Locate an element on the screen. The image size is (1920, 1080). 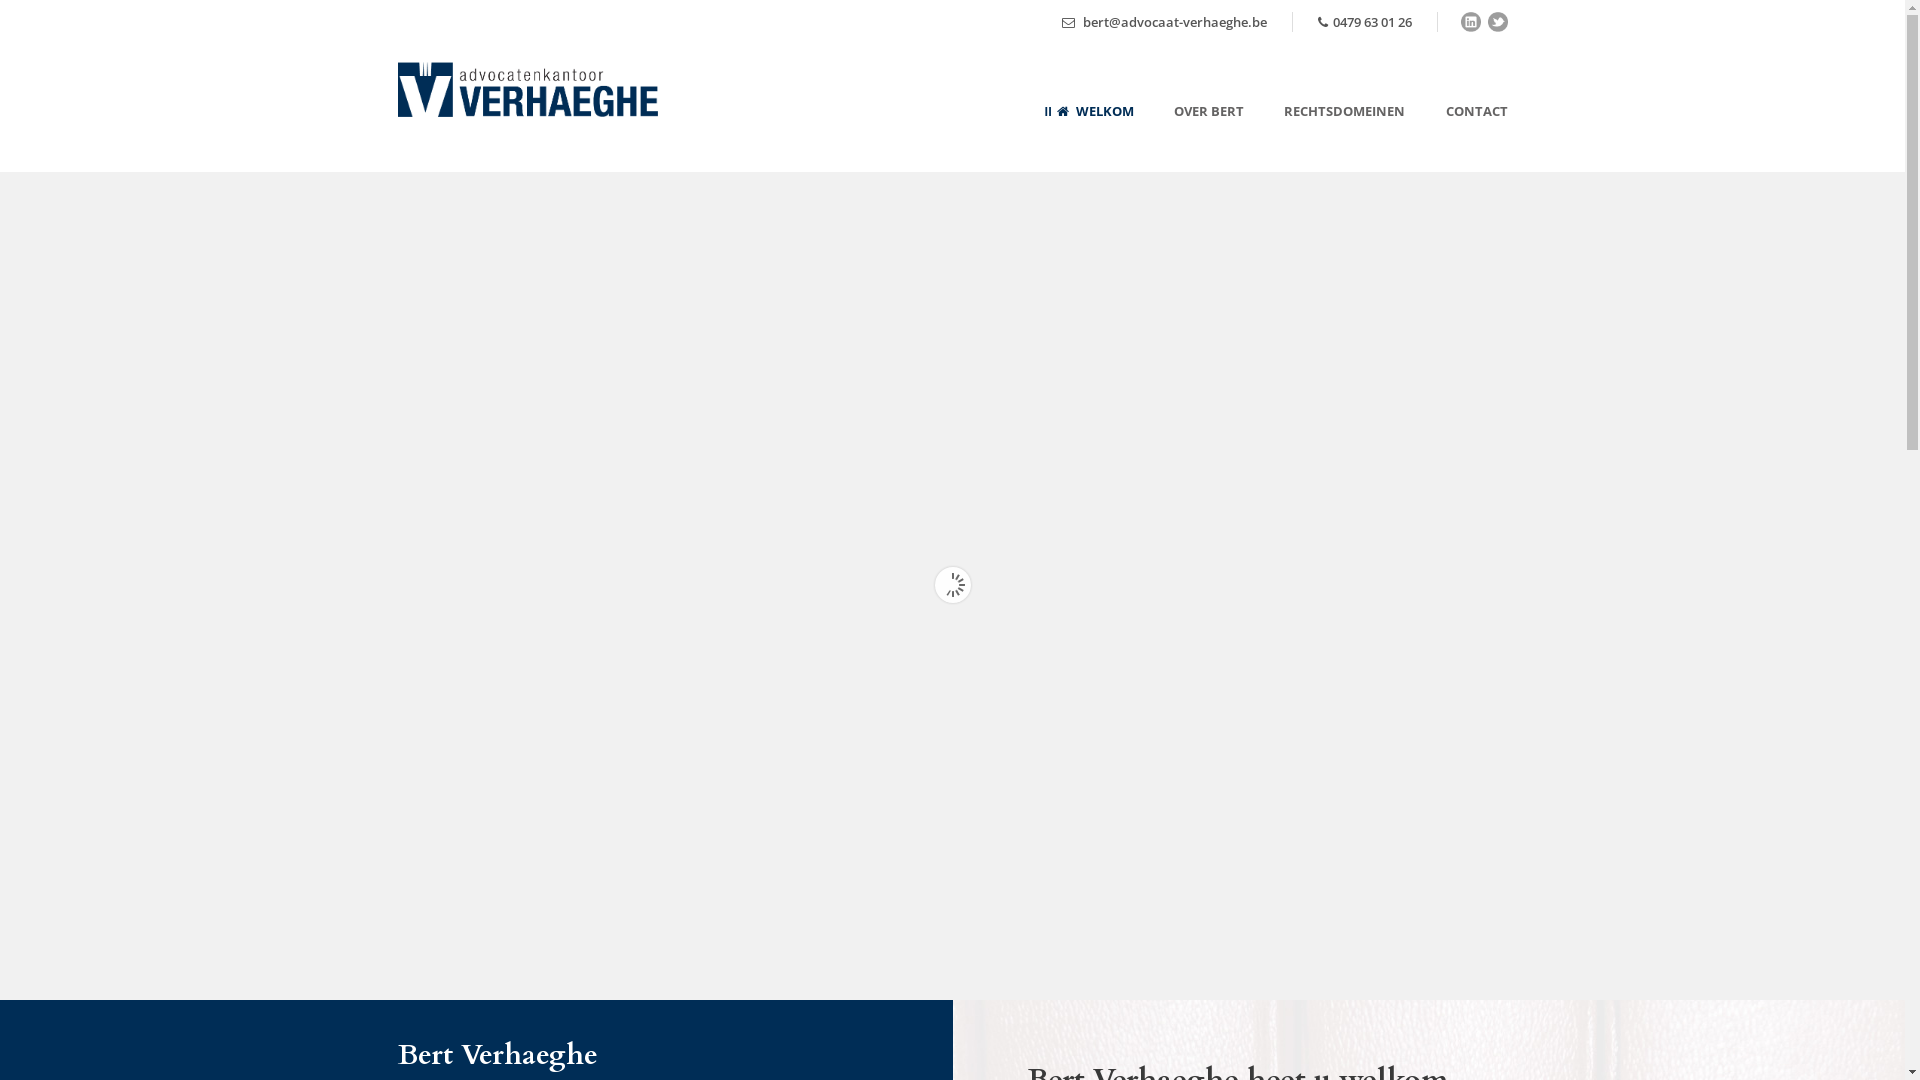
'WELKOM' is located at coordinates (1088, 135).